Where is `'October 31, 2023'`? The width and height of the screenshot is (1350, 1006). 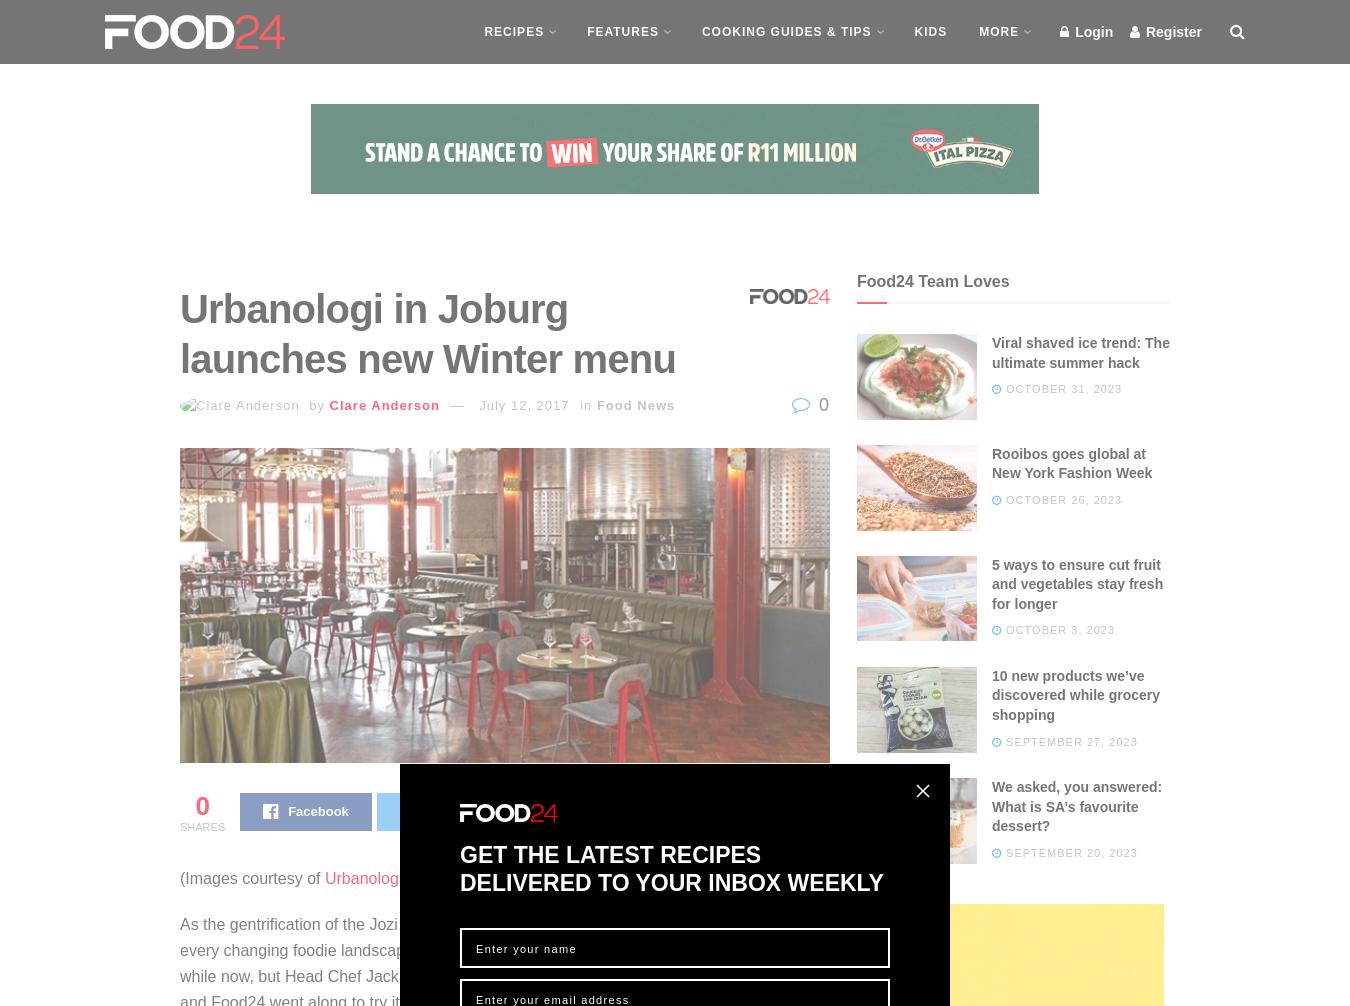
'October 31, 2023' is located at coordinates (1000, 388).